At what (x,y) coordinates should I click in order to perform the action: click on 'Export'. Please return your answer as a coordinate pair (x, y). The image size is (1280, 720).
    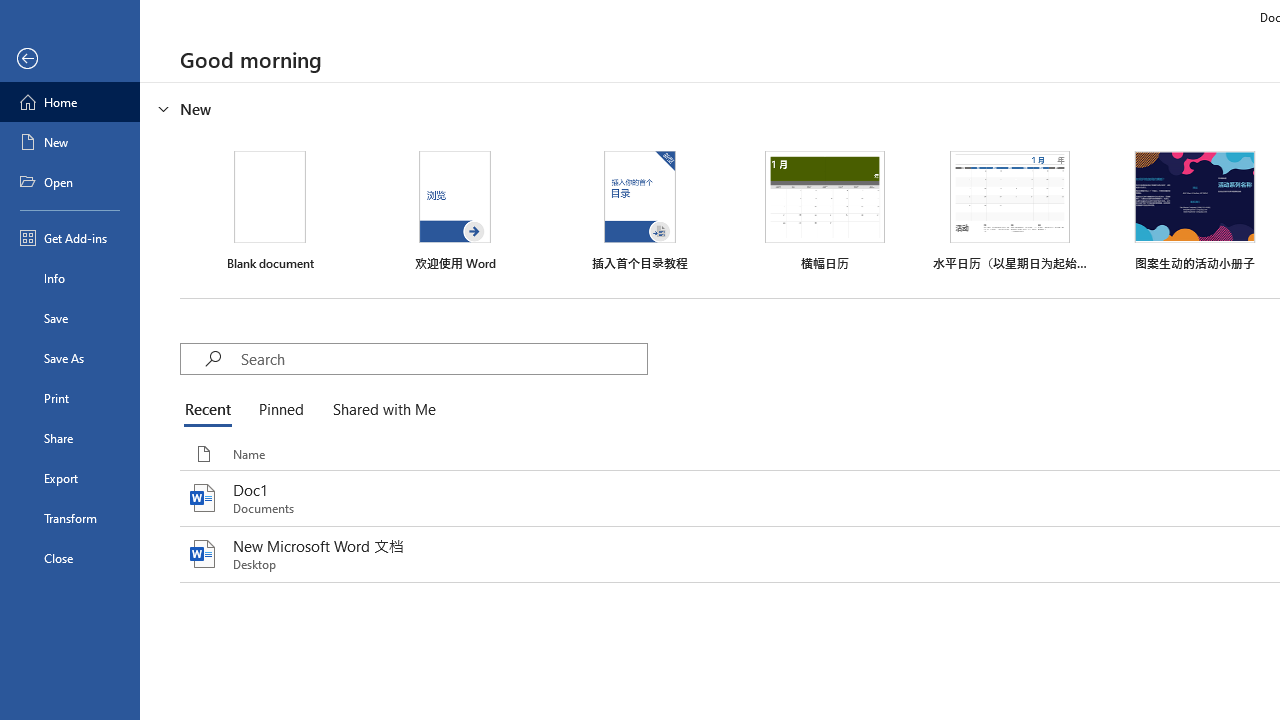
    Looking at the image, I should click on (69, 478).